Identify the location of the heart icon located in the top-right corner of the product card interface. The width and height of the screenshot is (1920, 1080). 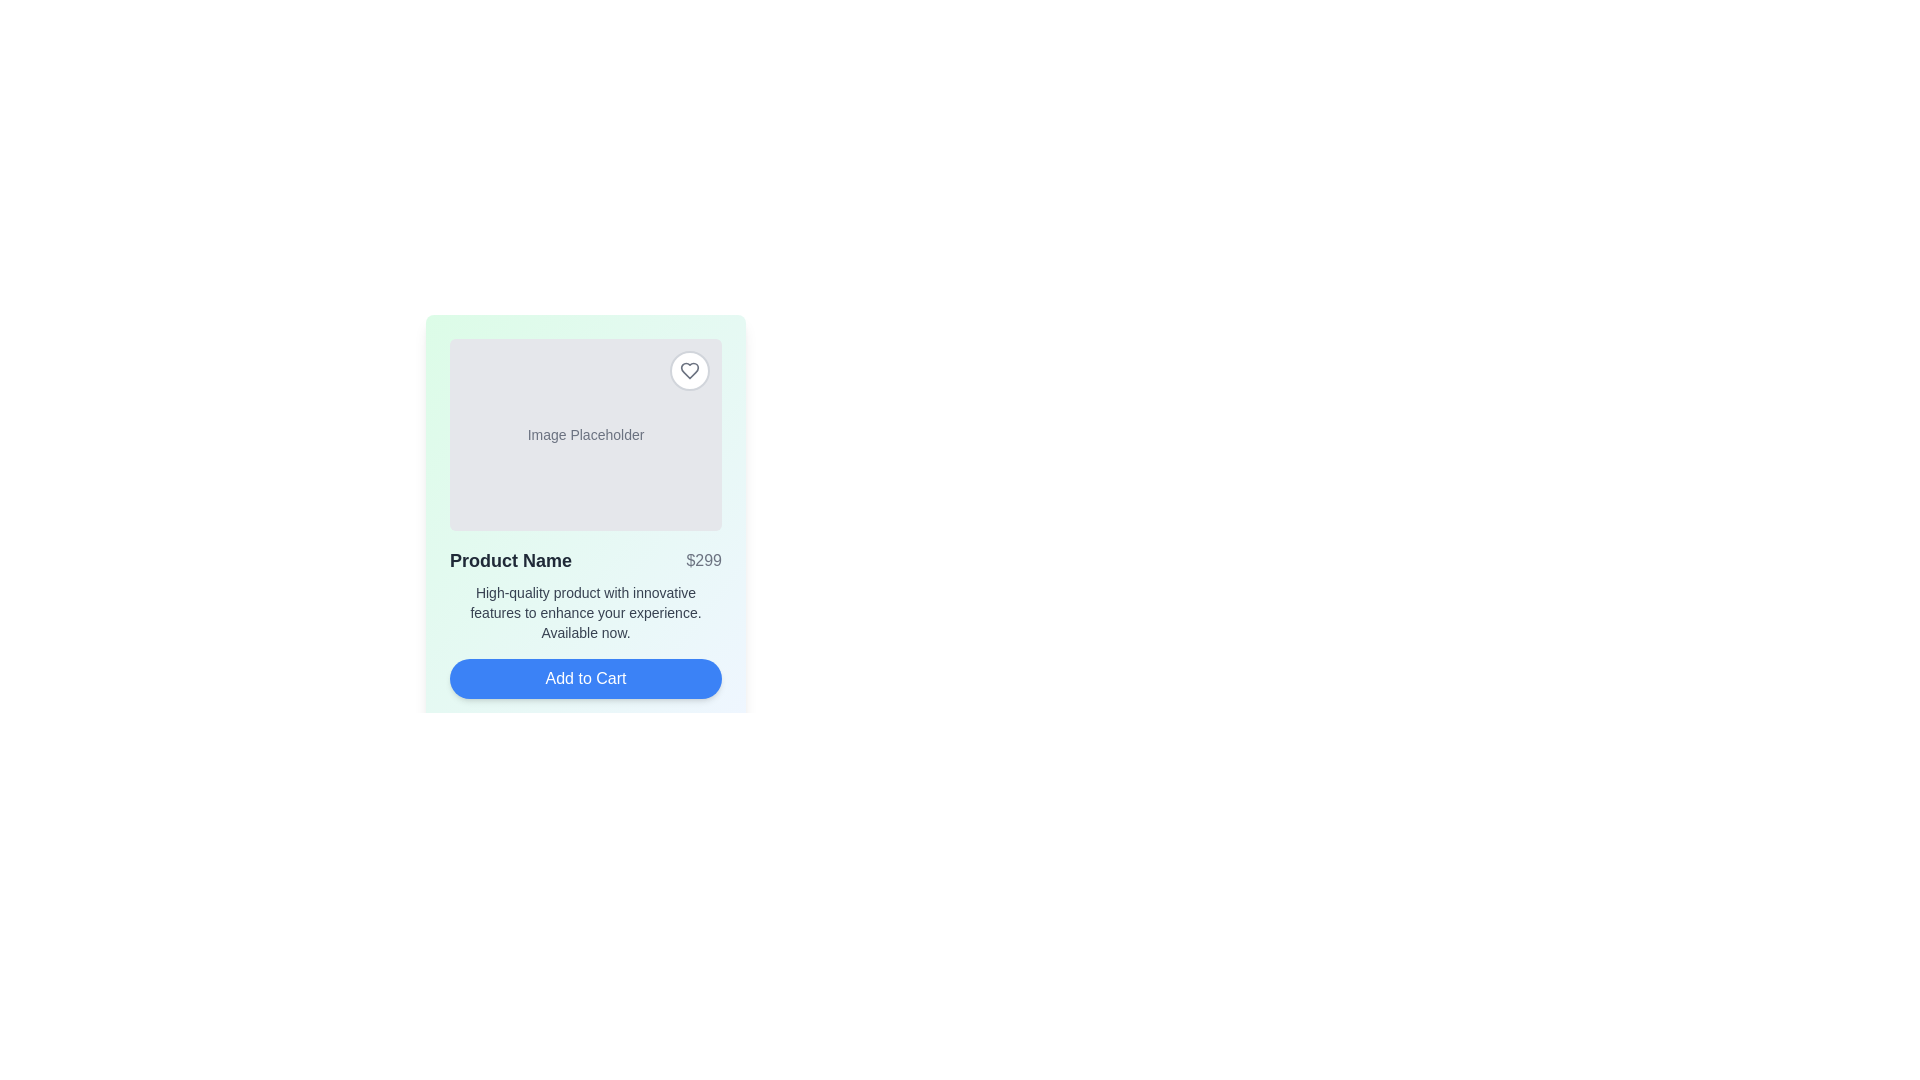
(690, 370).